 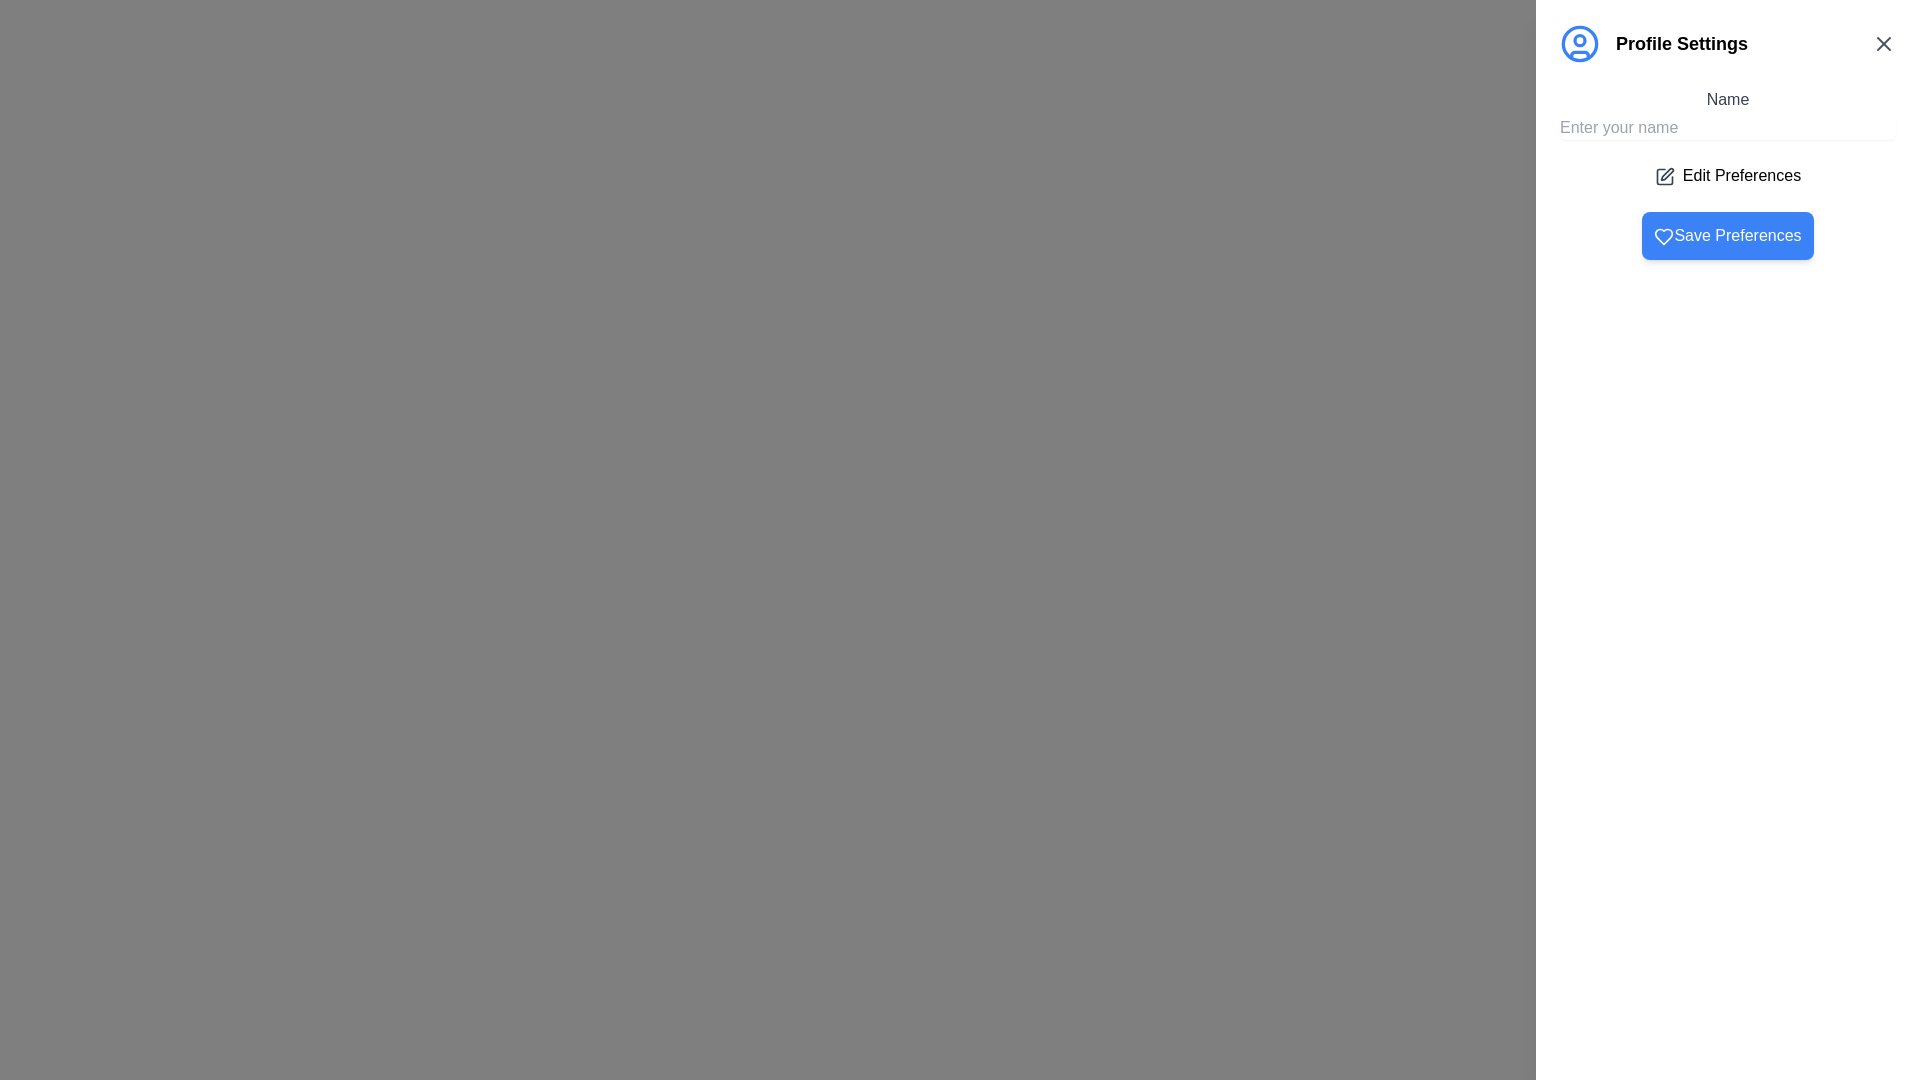 What do you see at coordinates (1578, 39) in the screenshot?
I see `the small white circular graphic element located slightly above the horizontal center of the larger blue circular icon labeled 'Profile Settings' in the header section of the right-hand panel` at bounding box center [1578, 39].